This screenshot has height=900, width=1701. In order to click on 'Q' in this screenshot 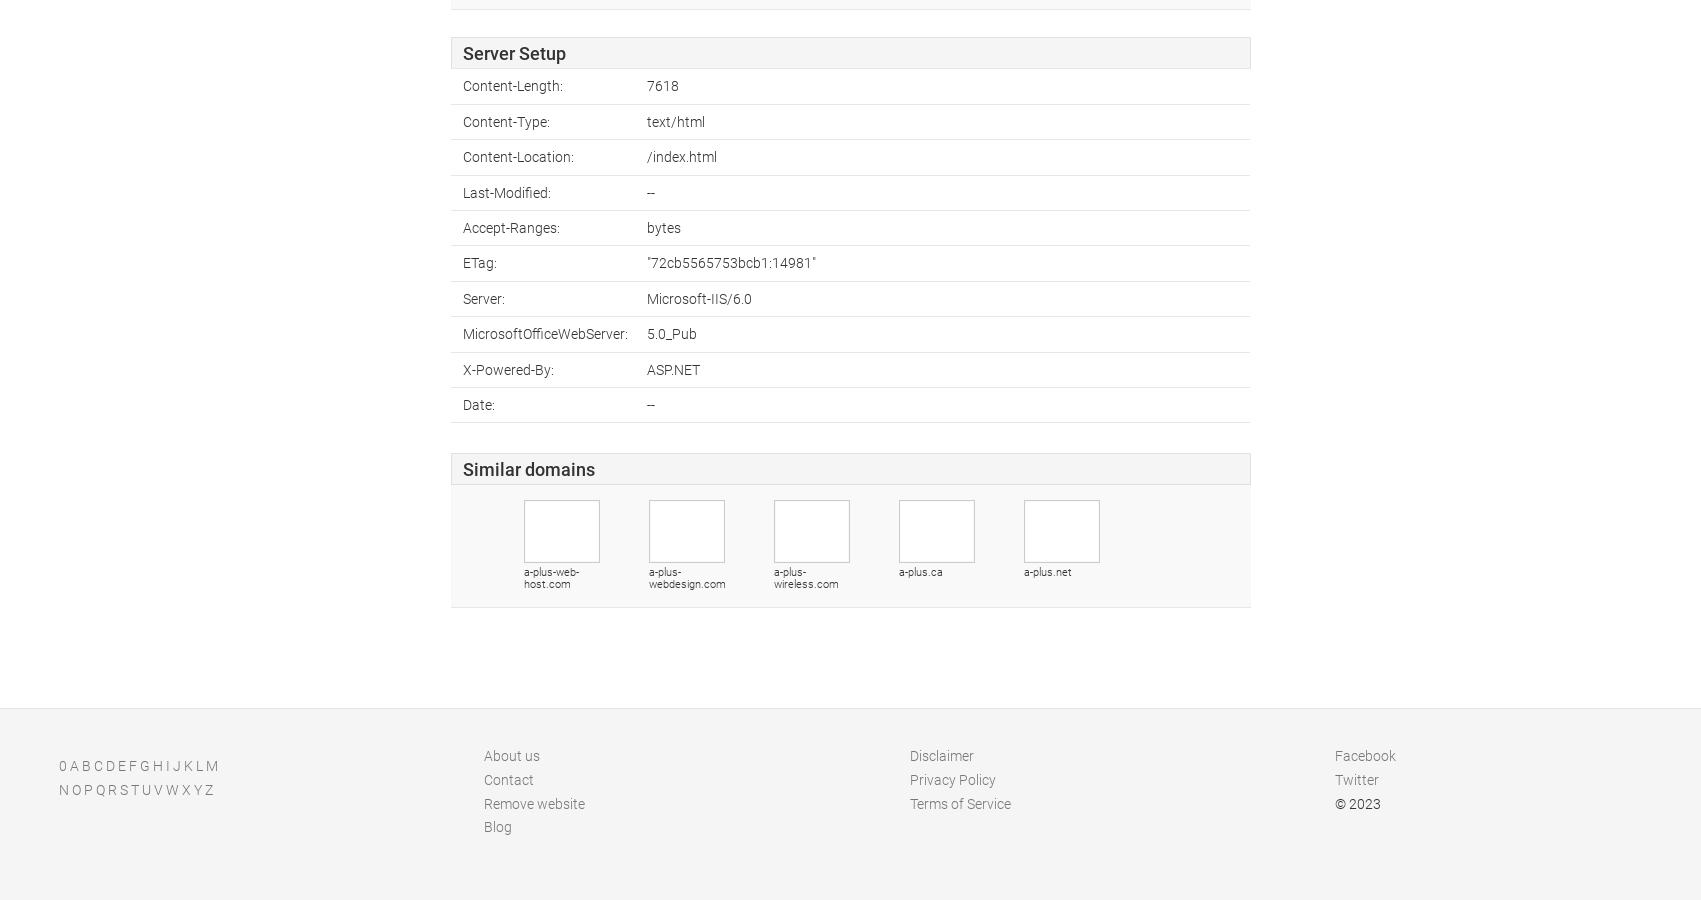, I will do `click(100, 789)`.